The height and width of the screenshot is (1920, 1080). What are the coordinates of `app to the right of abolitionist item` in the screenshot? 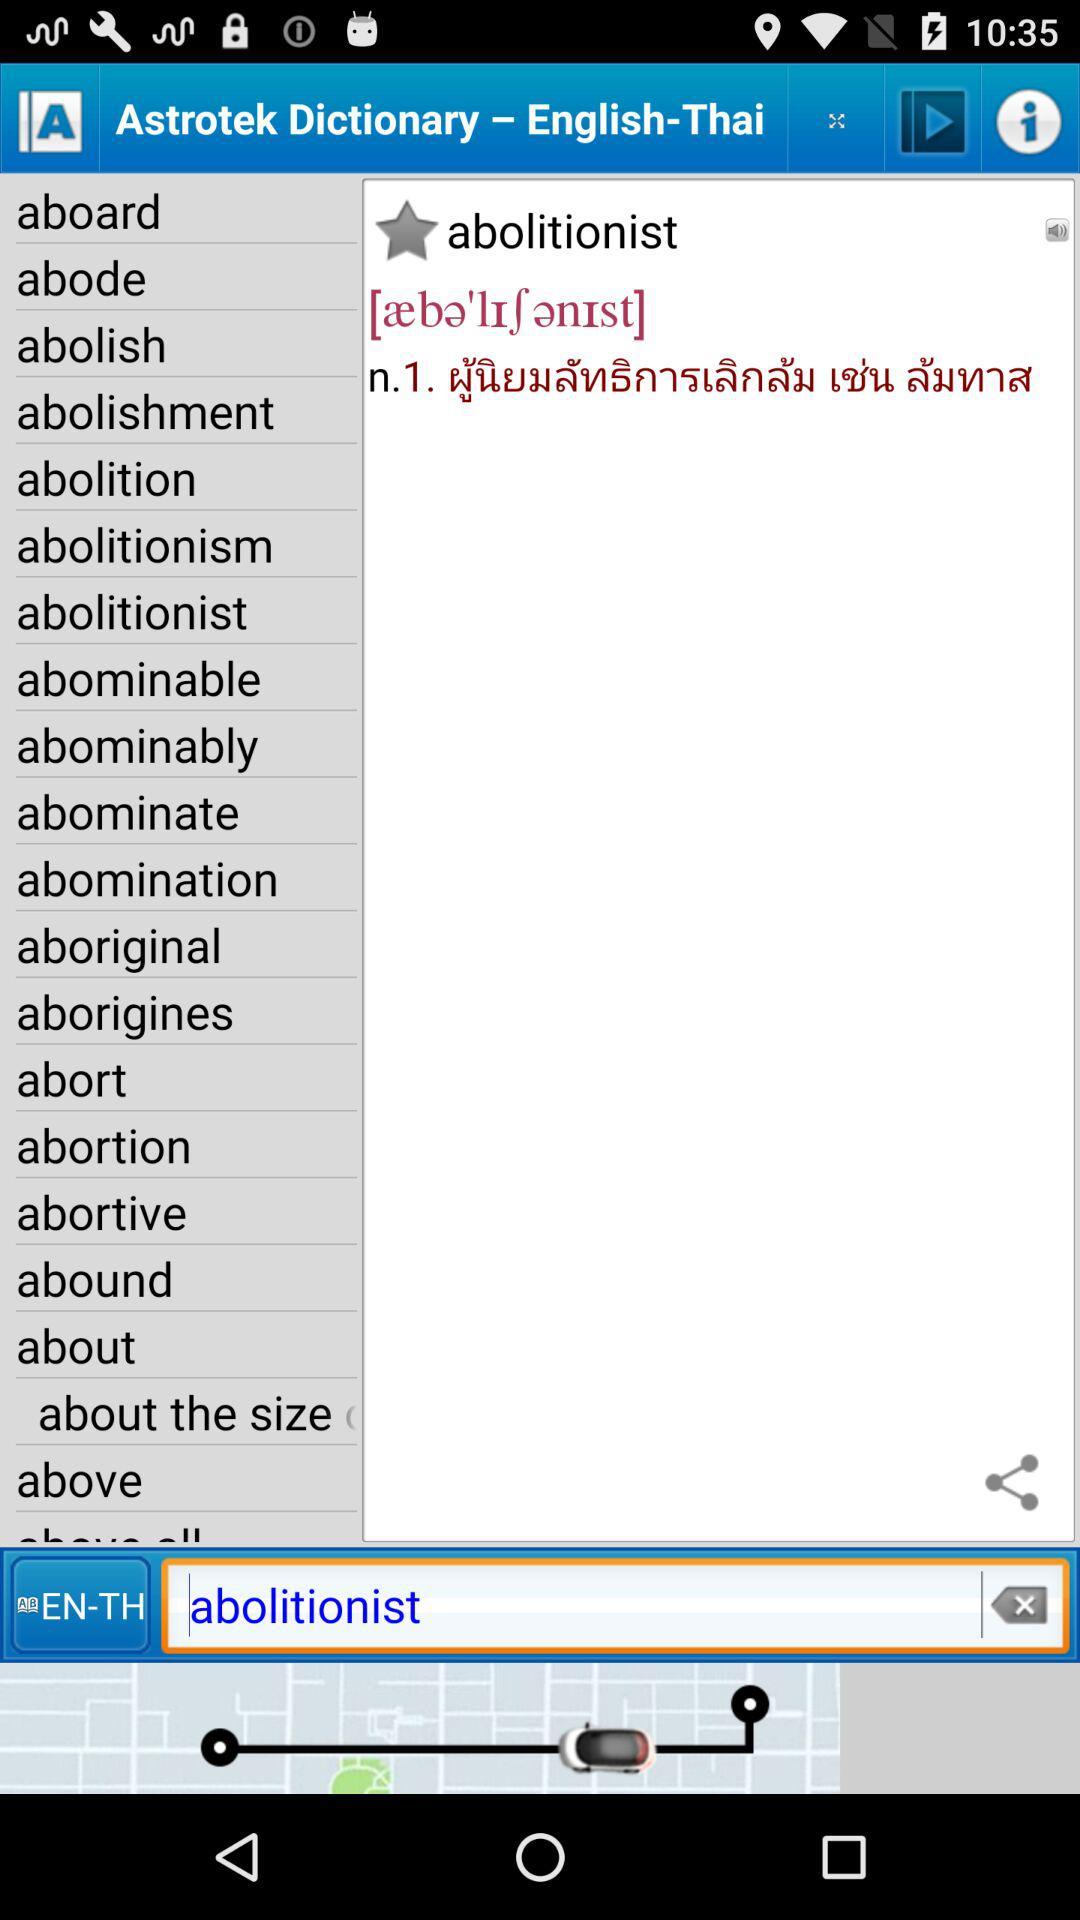 It's located at (1056, 230).